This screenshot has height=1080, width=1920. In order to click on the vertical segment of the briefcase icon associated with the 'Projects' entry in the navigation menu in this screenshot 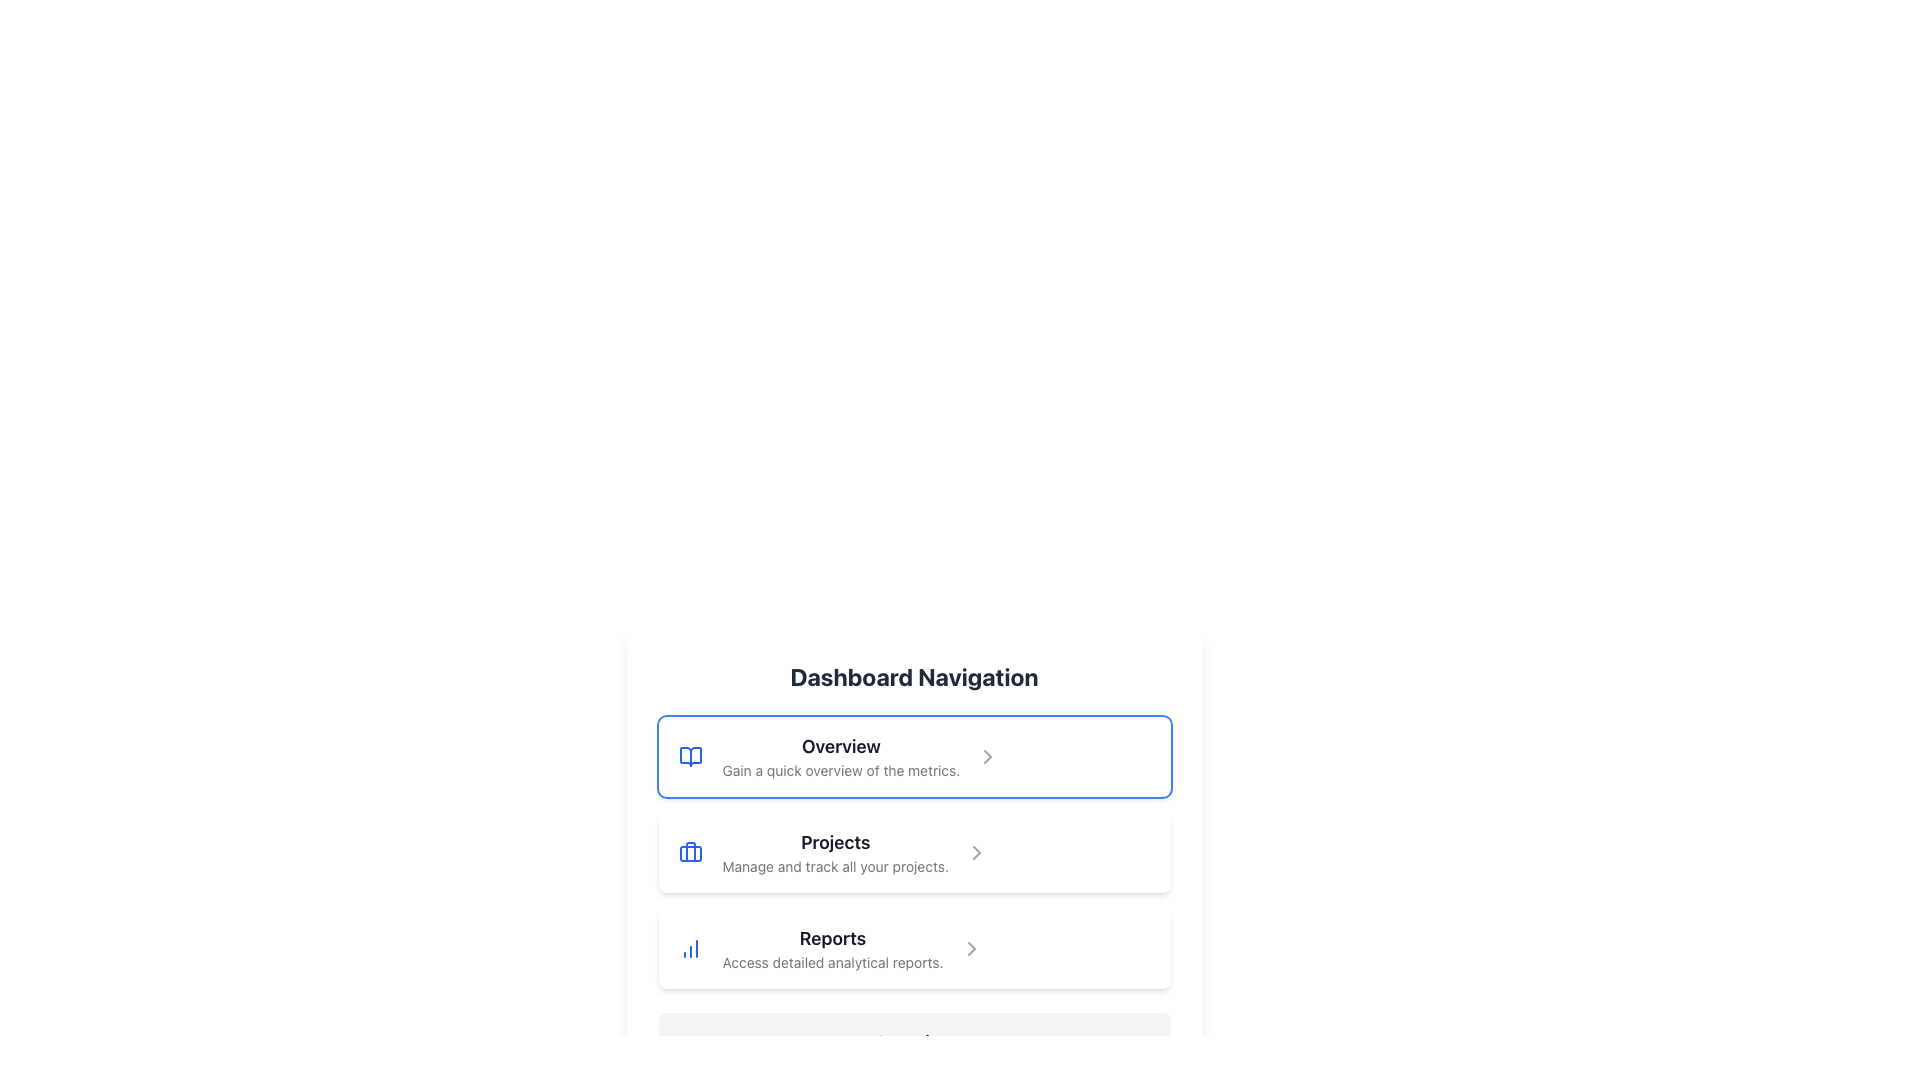, I will do `click(690, 852)`.